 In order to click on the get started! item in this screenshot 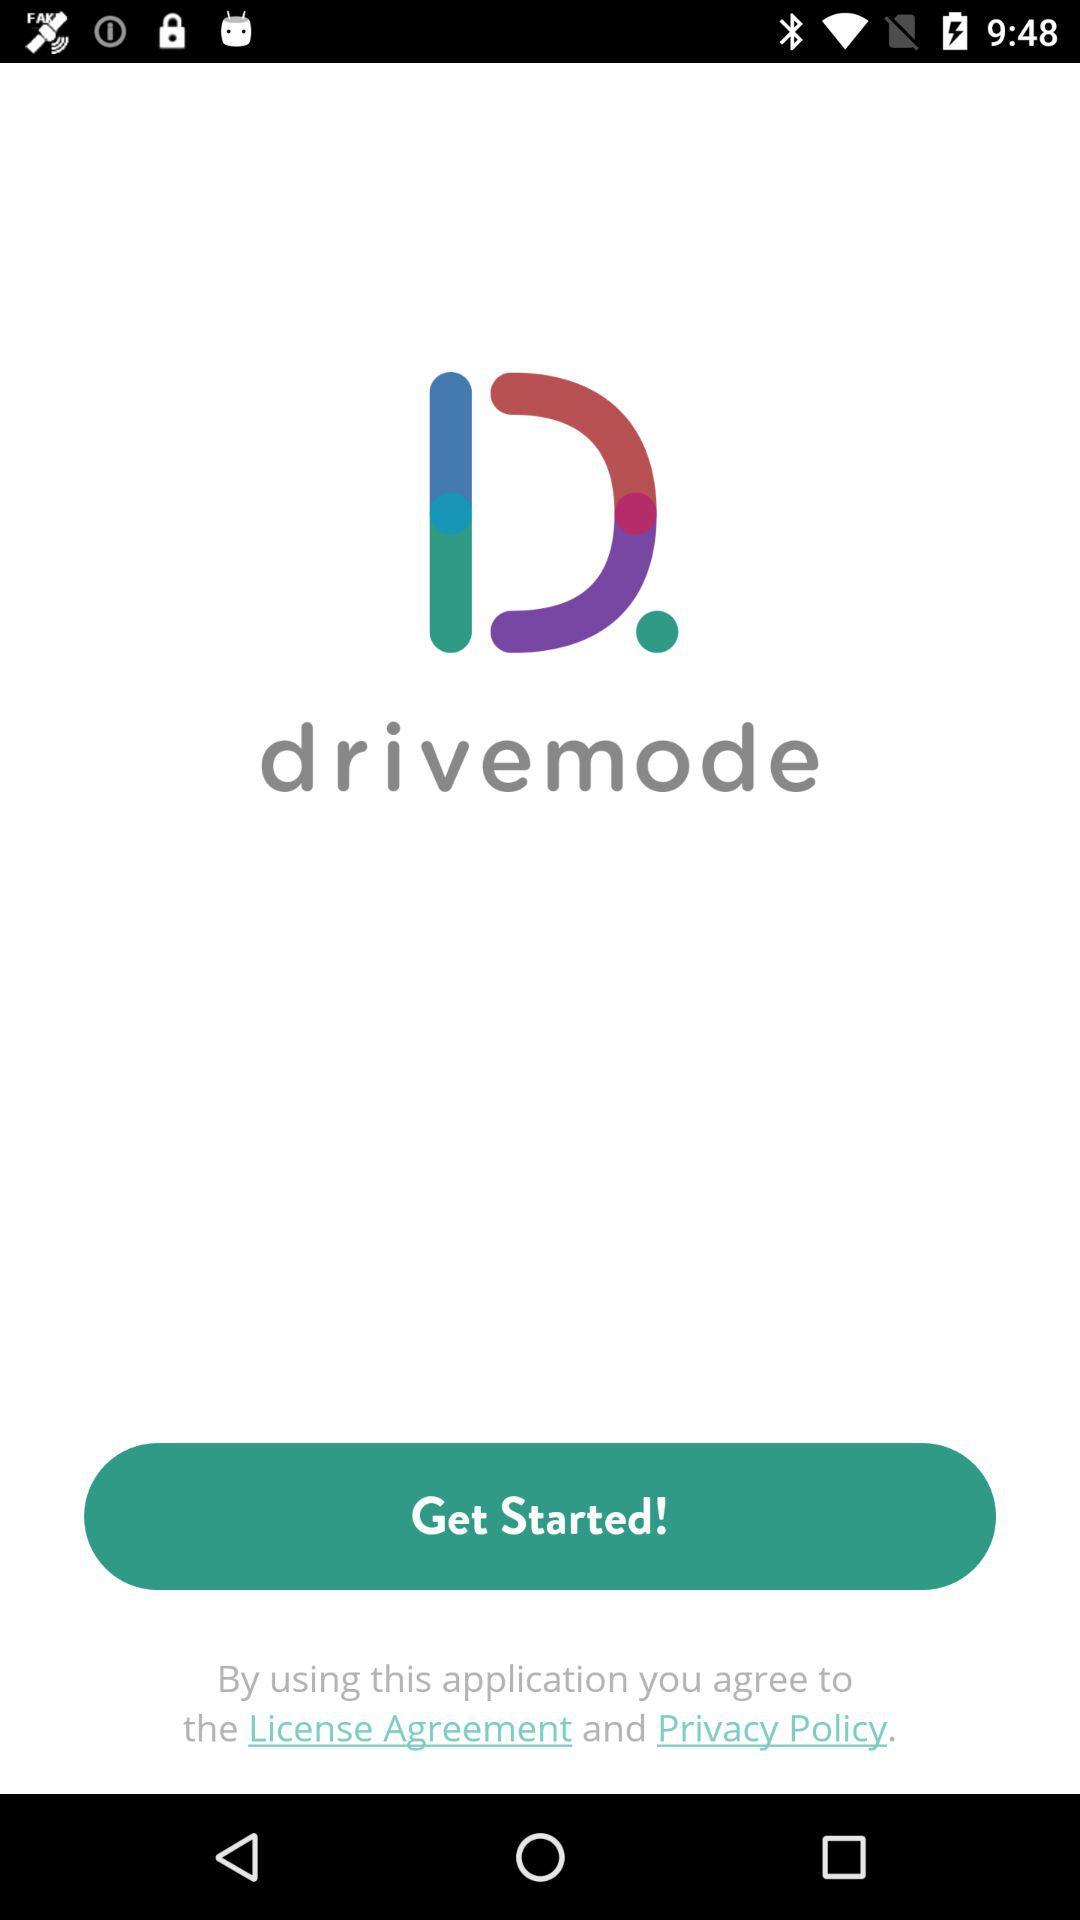, I will do `click(540, 1516)`.